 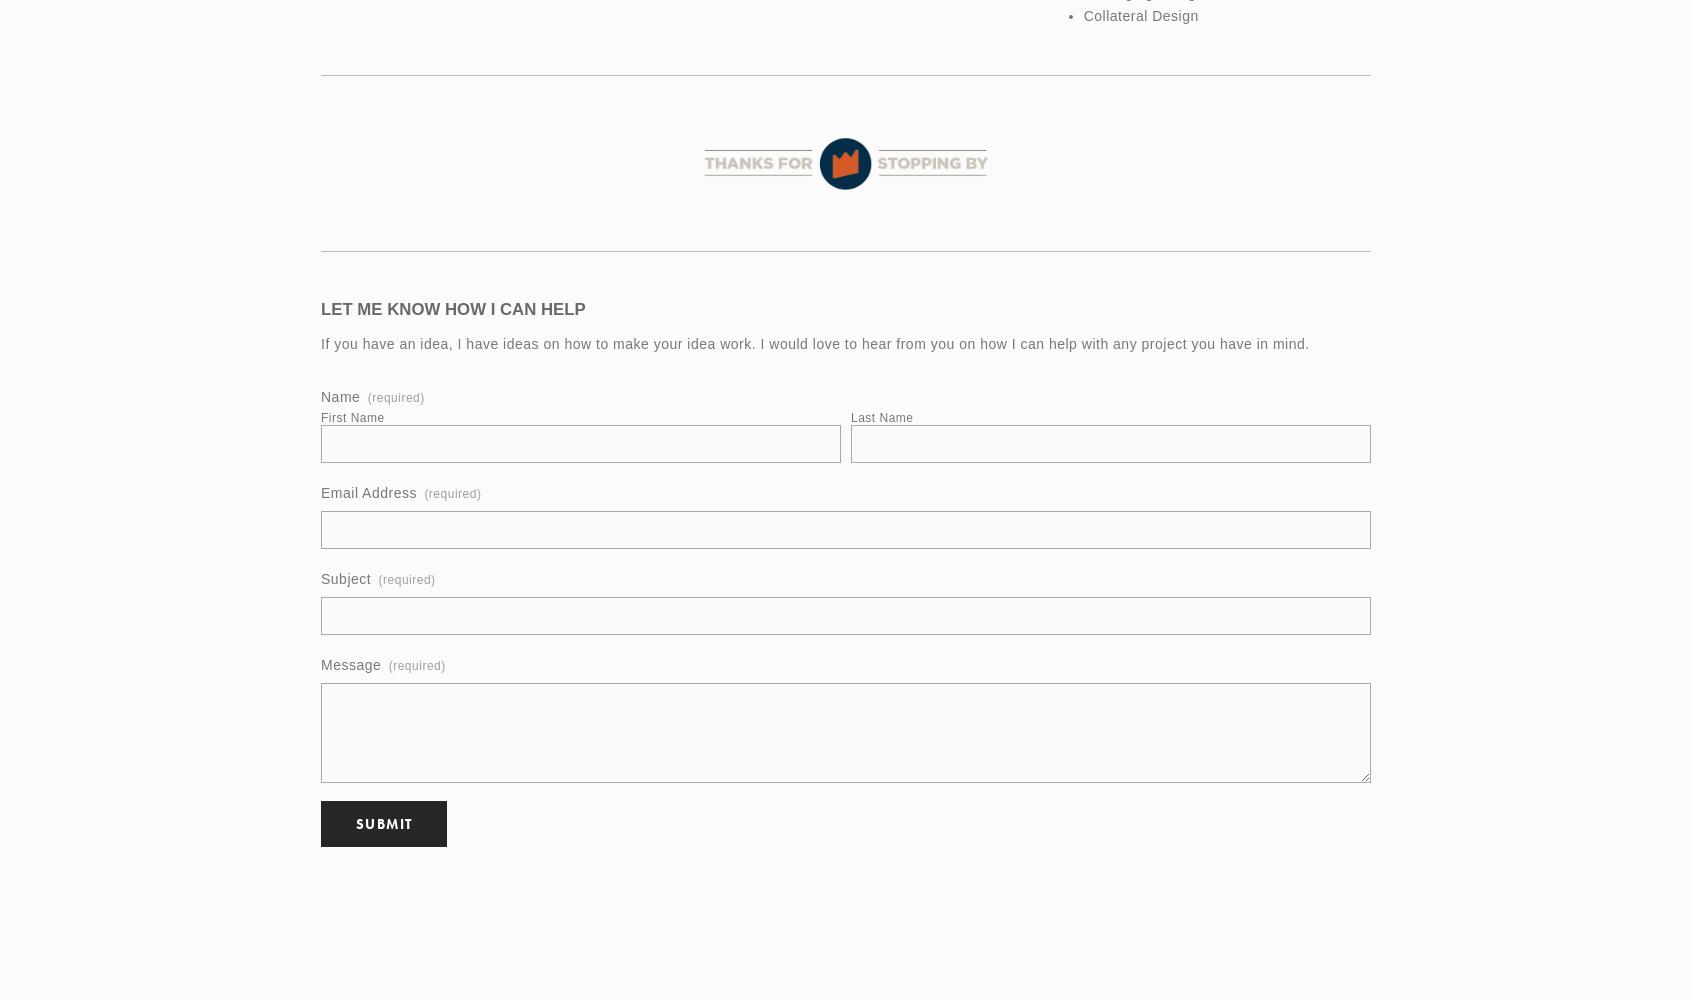 What do you see at coordinates (351, 418) in the screenshot?
I see `'First Name'` at bounding box center [351, 418].